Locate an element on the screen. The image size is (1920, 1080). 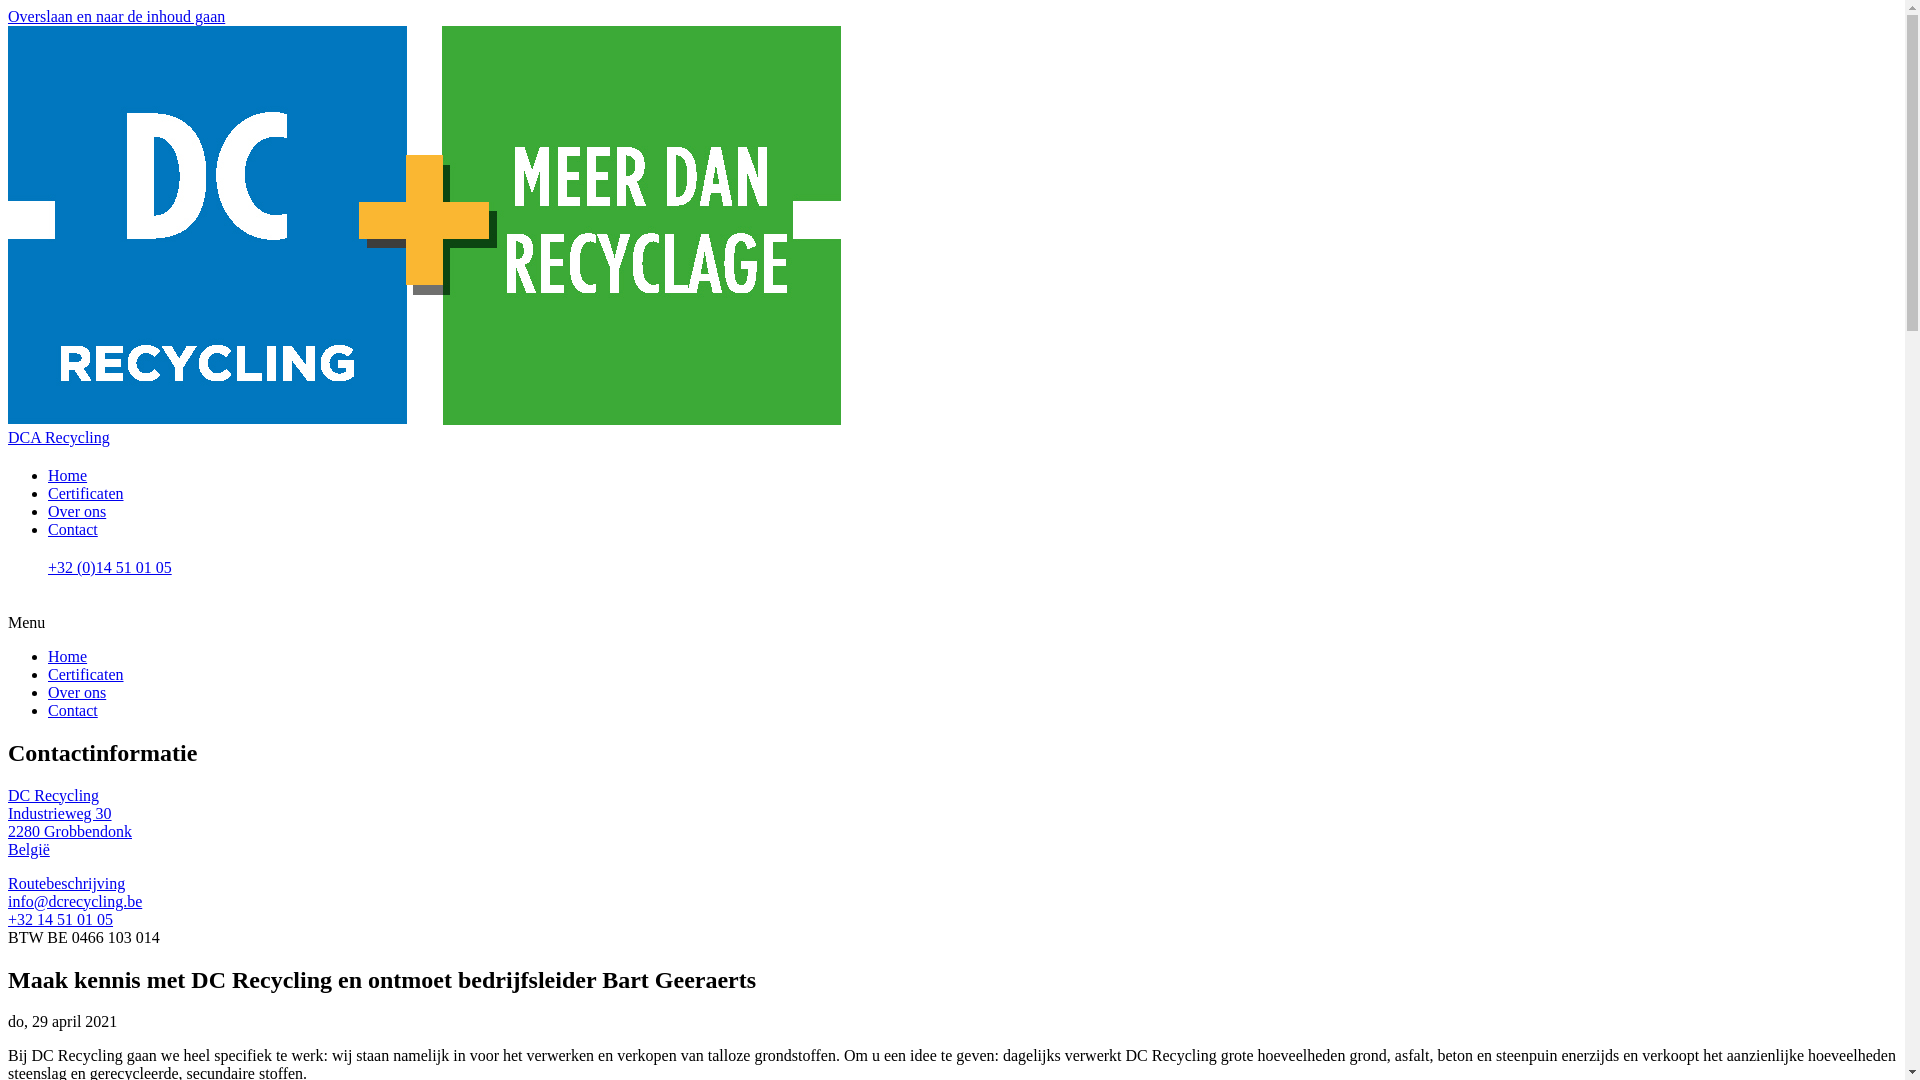
'Over ons' is located at coordinates (76, 510).